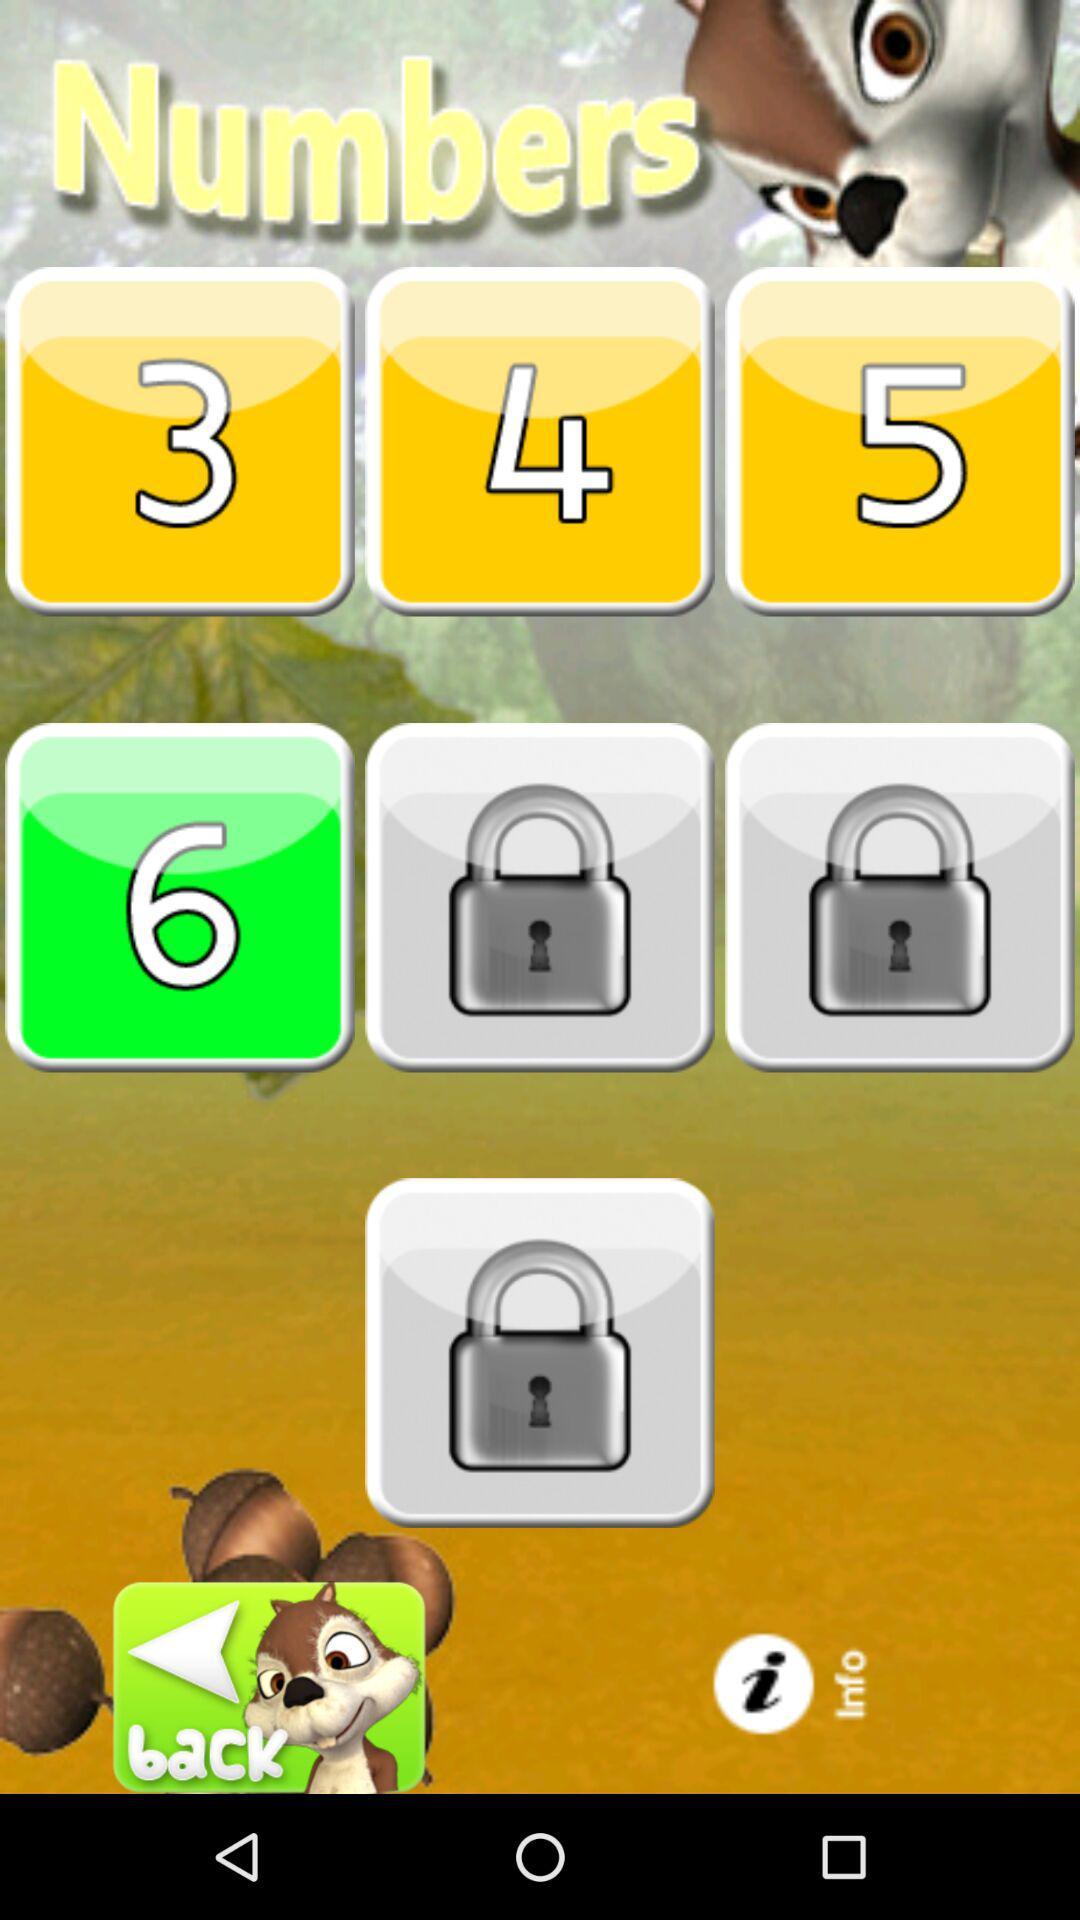  What do you see at coordinates (540, 896) in the screenshot?
I see `unlock the next number` at bounding box center [540, 896].